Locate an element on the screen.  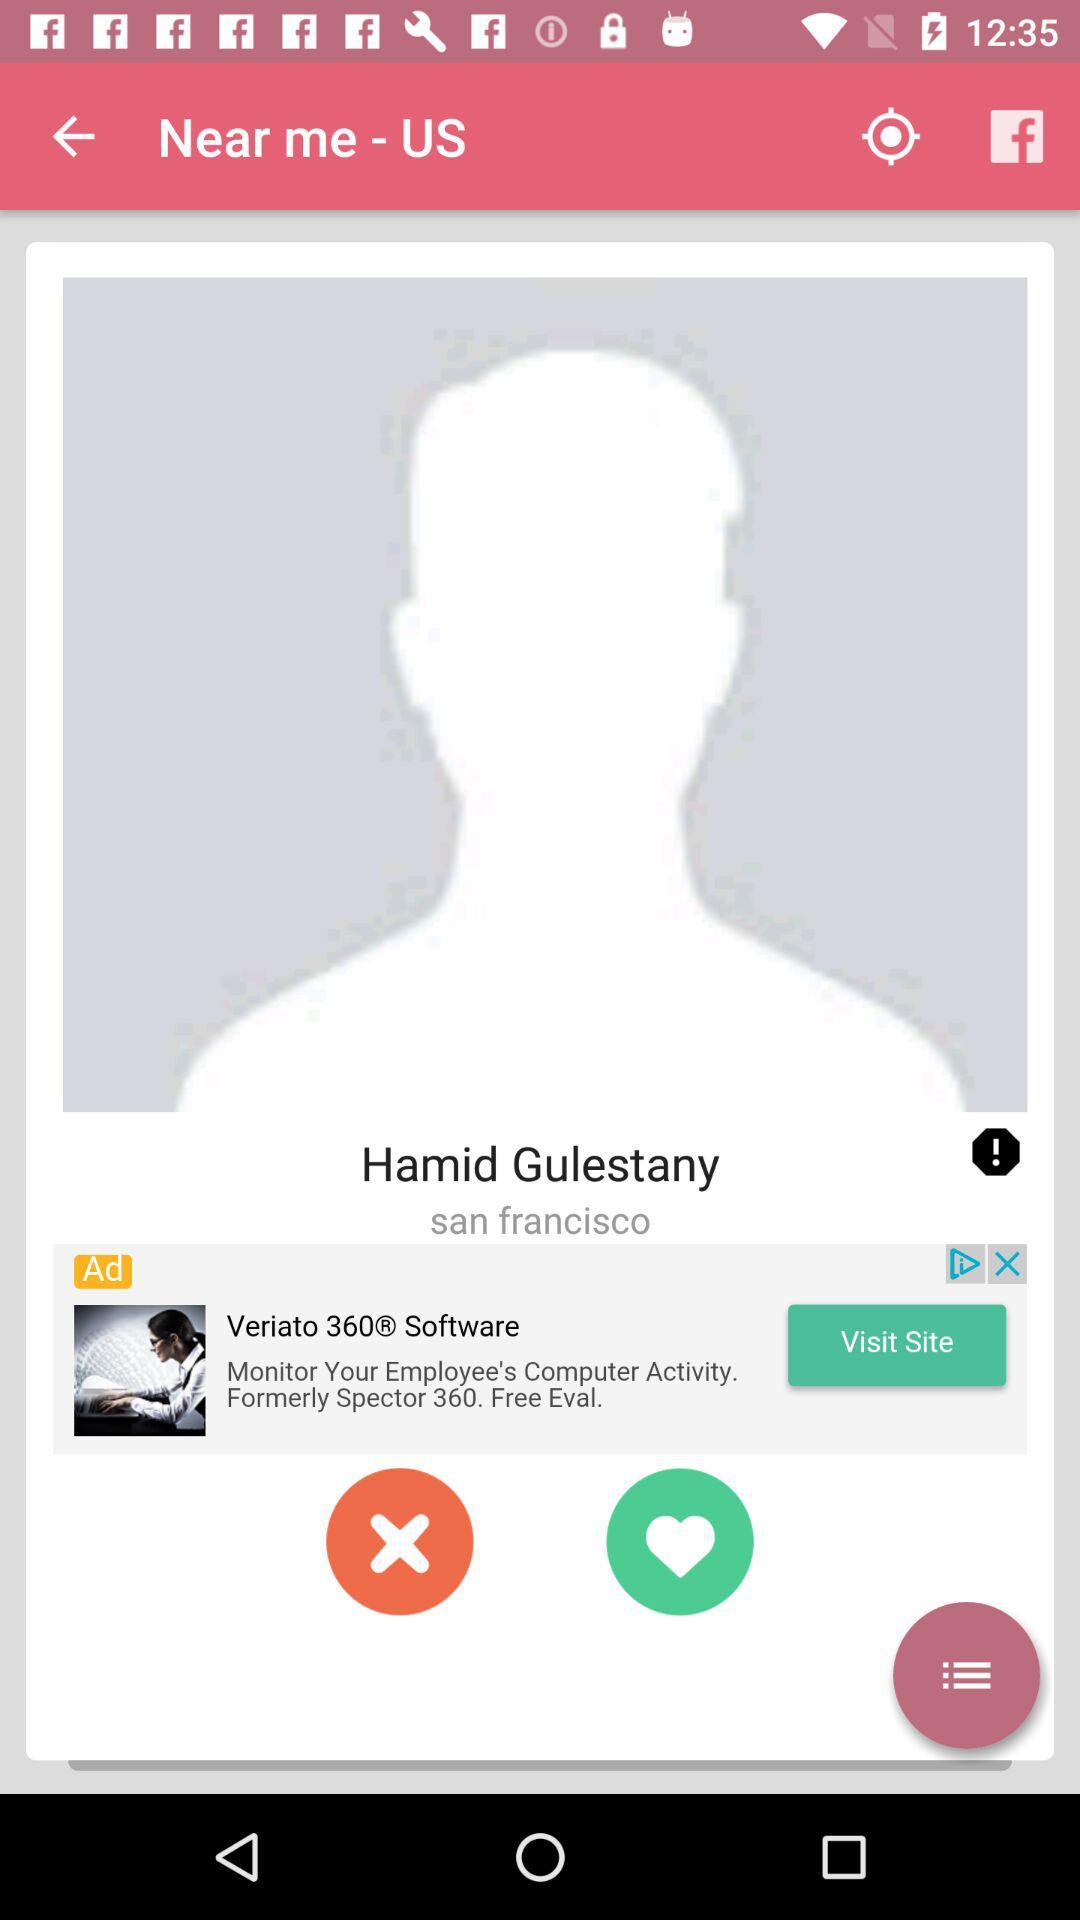
delete this entry is located at coordinates (400, 1540).